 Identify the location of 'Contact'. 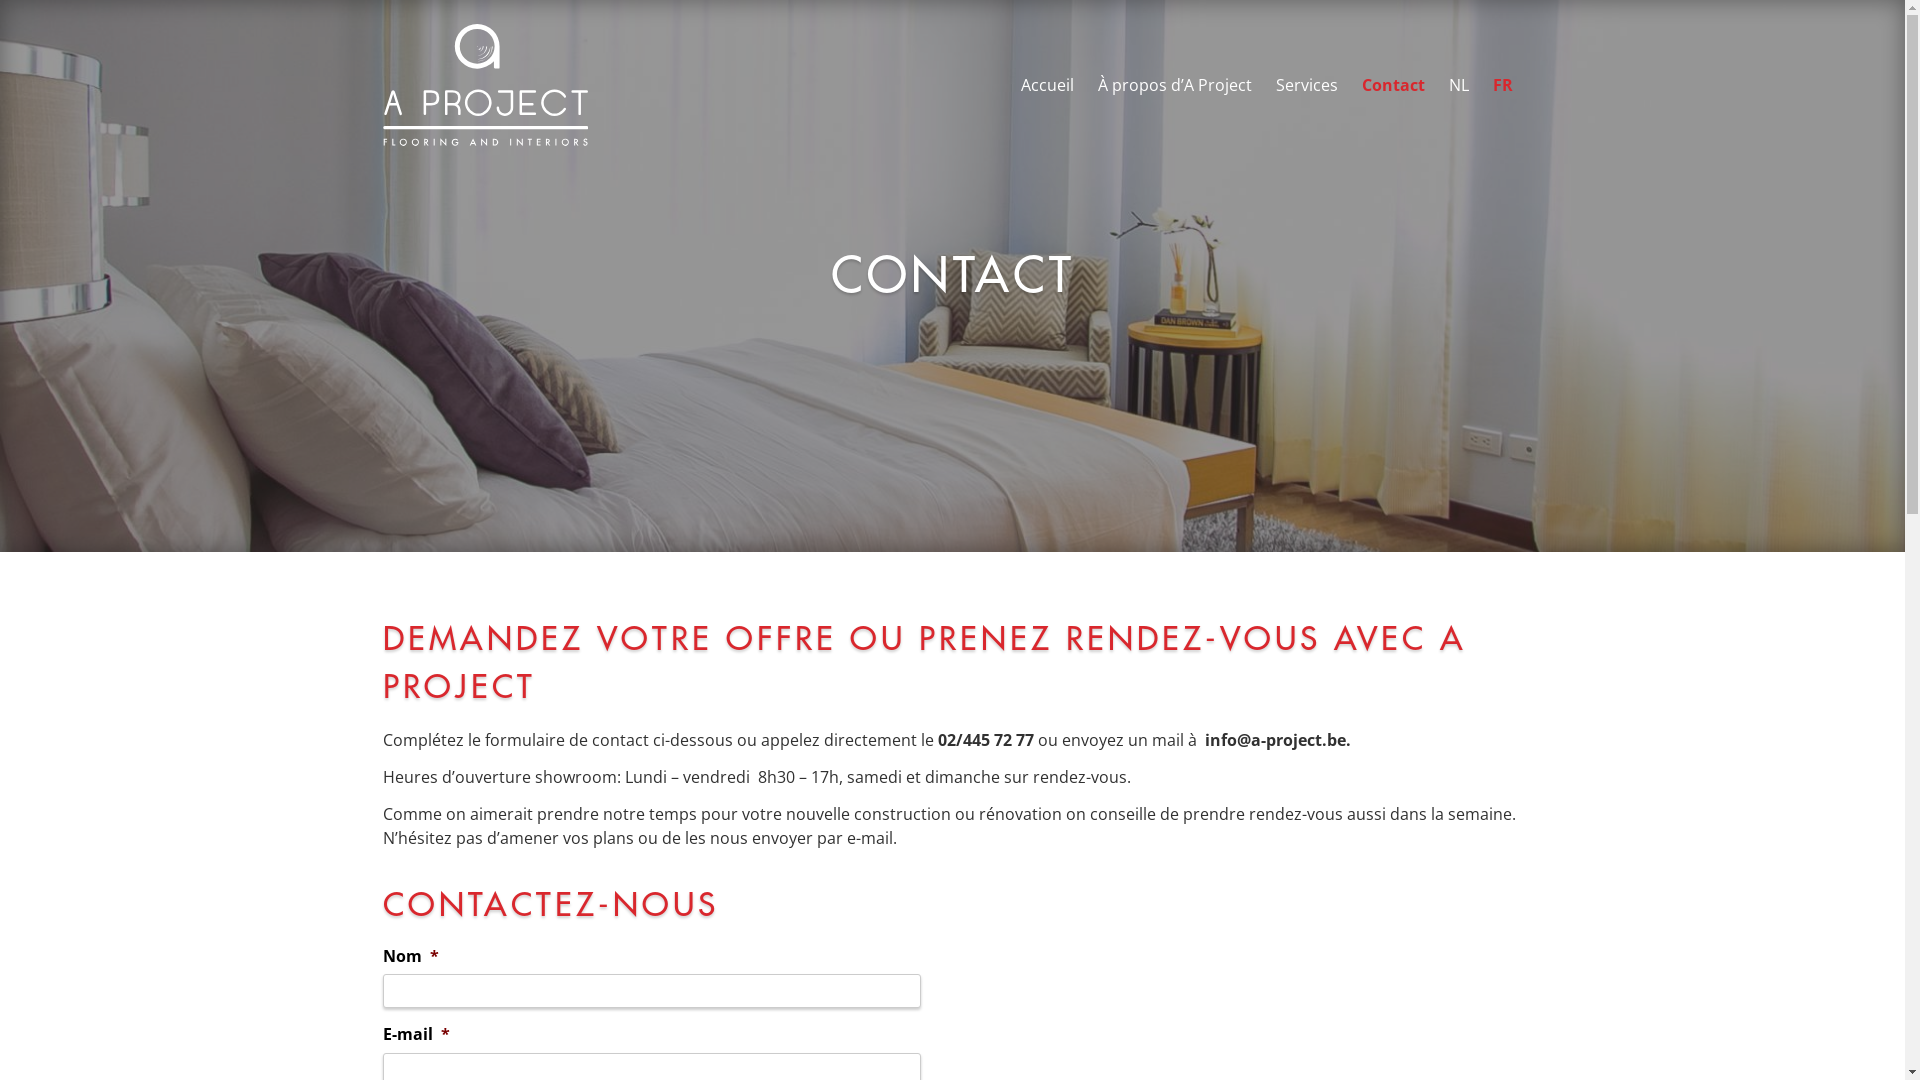
(1392, 83).